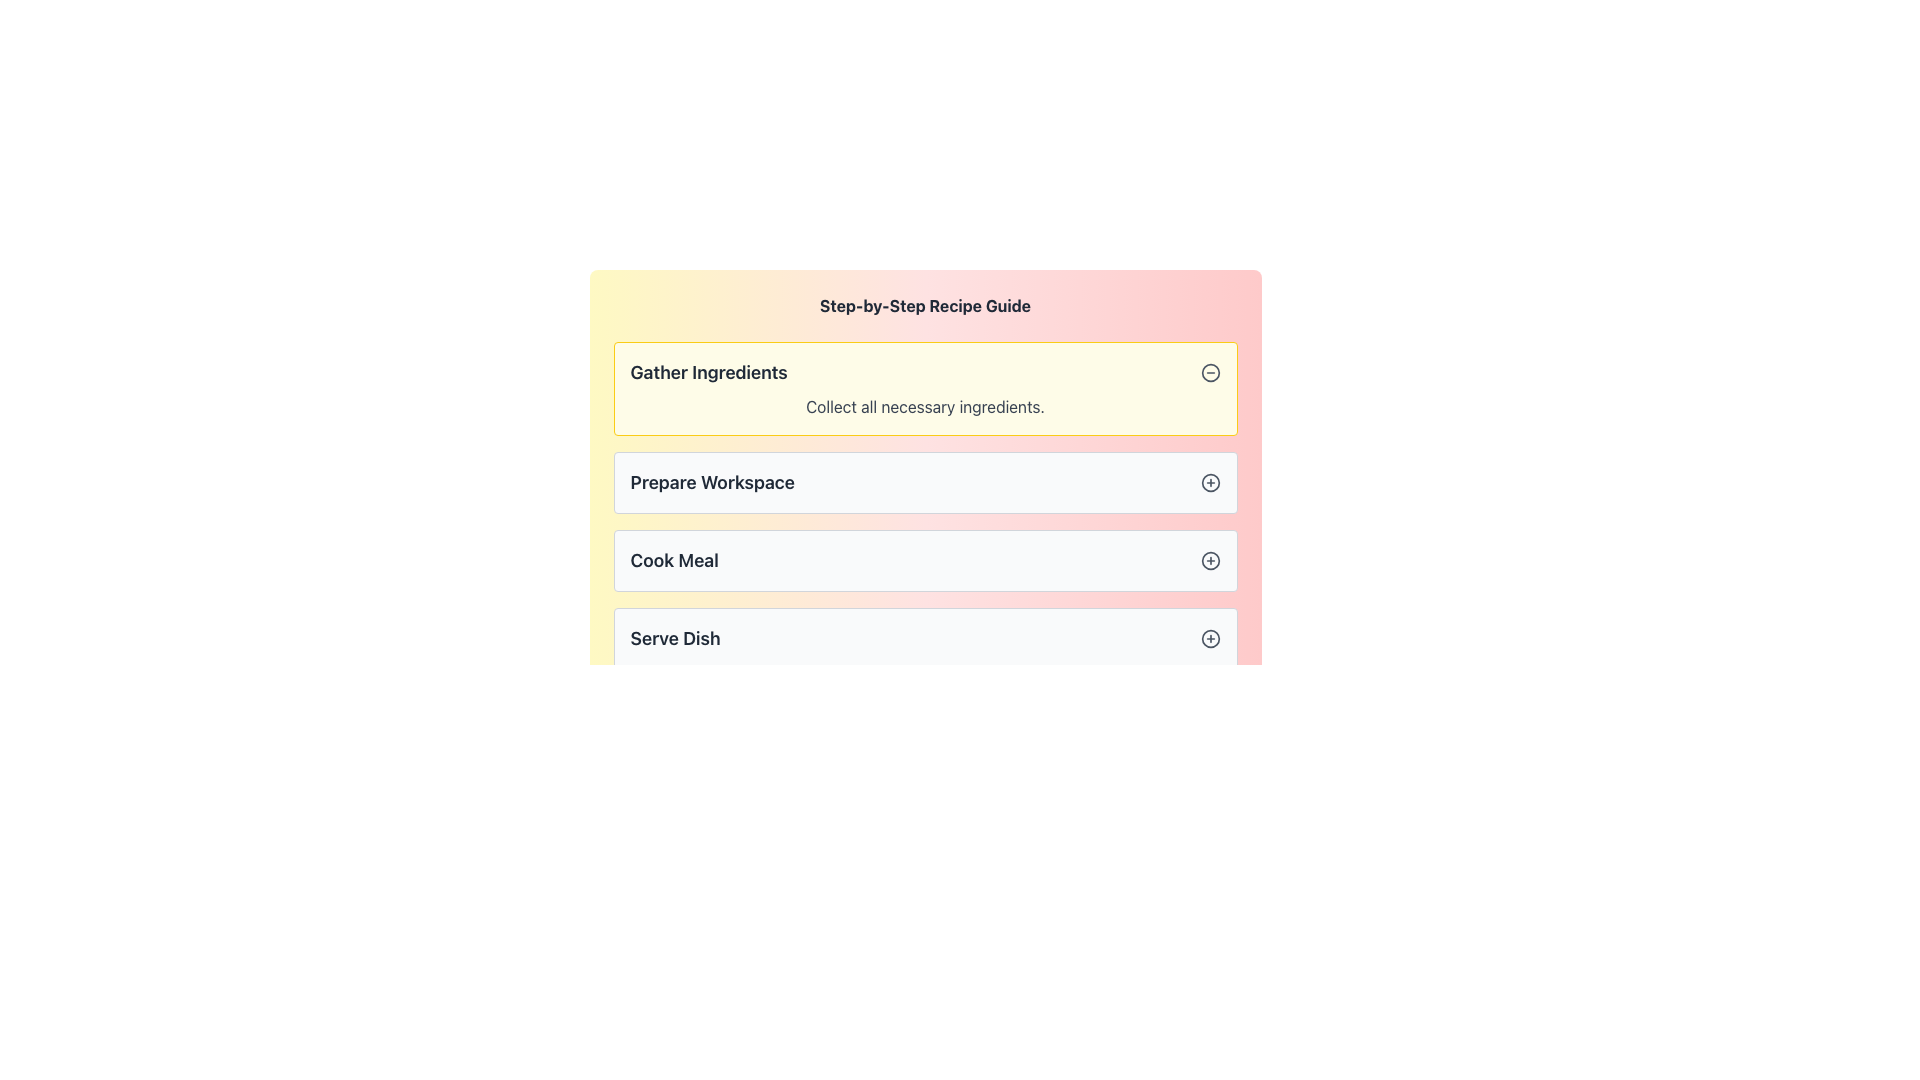 This screenshot has height=1080, width=1920. Describe the element at coordinates (924, 639) in the screenshot. I see `the 'Serve Dish' step element in the collapsible list item at the bottom of the 'Step-by-Step Recipe Guide'` at that location.